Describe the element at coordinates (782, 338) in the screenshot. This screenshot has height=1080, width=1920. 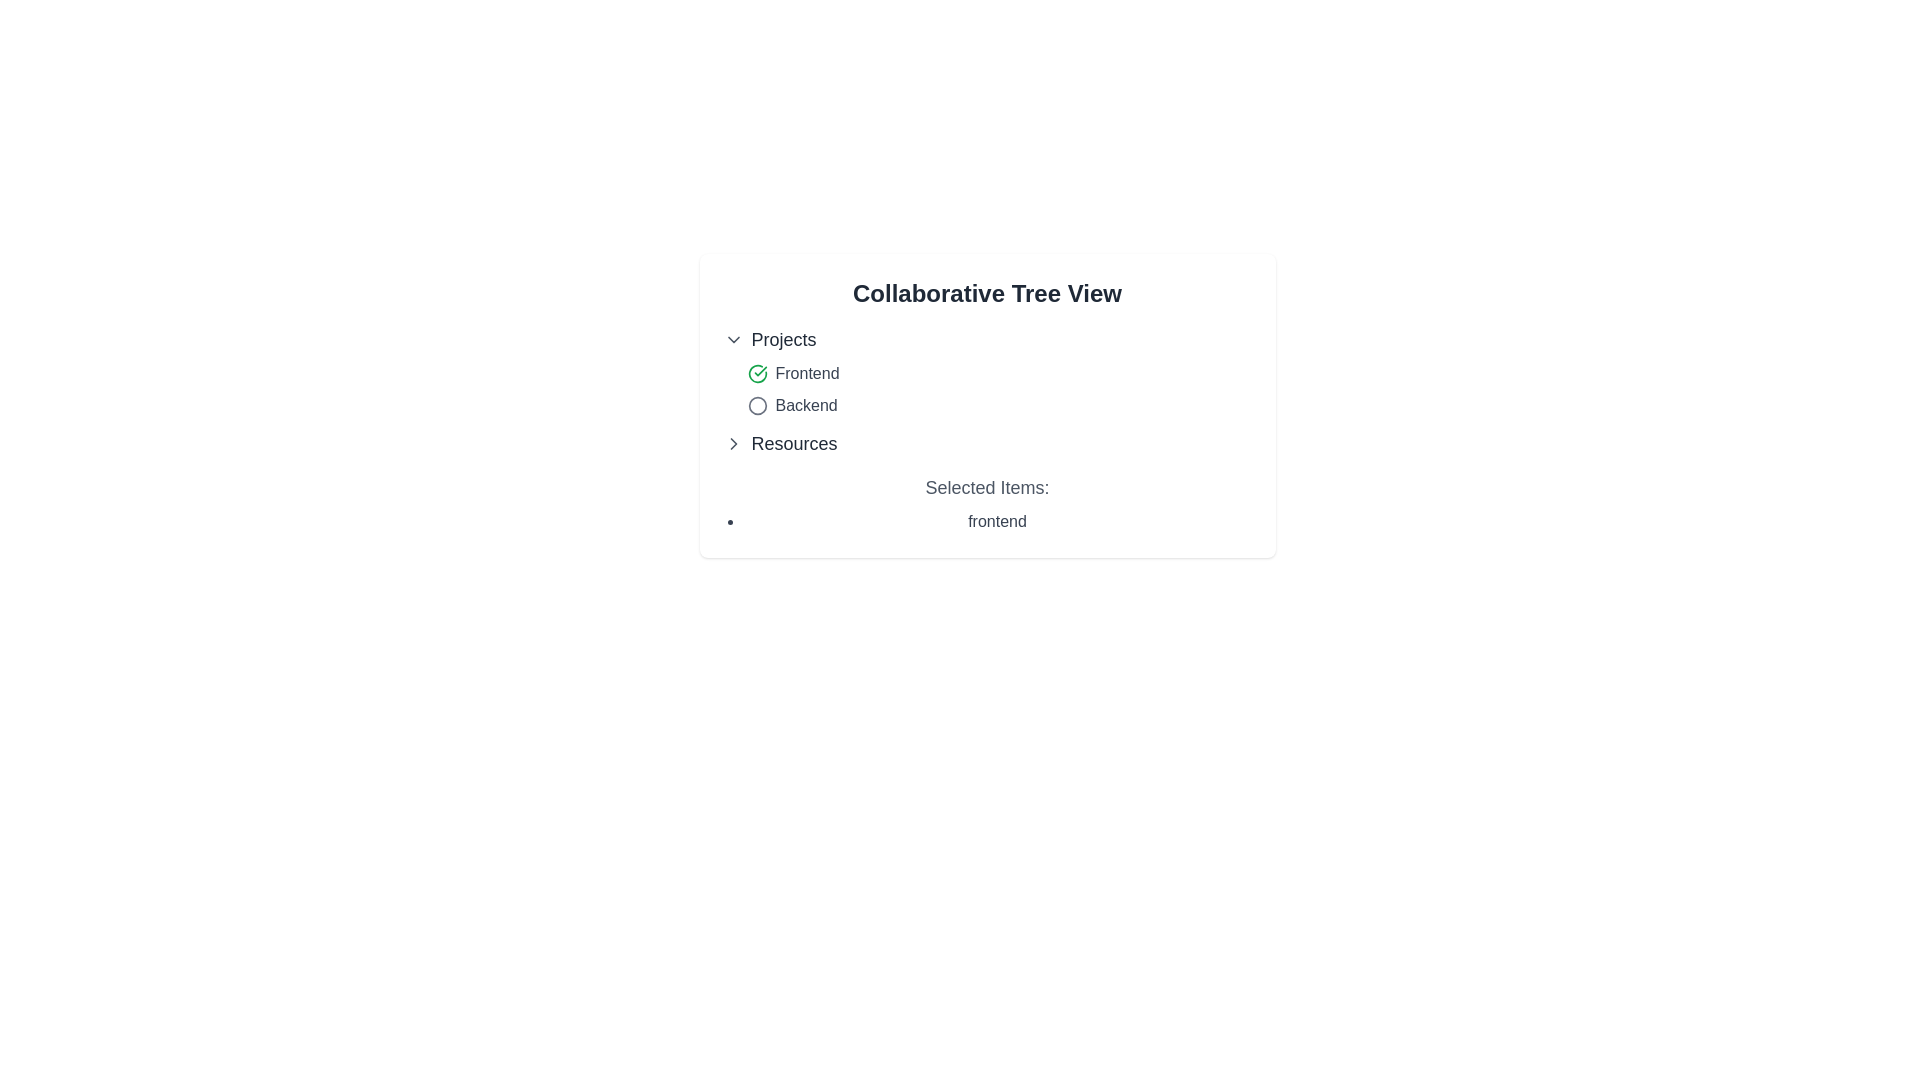
I see `the 'Projects' text label, which is styled in bold gray font and positioned next to a downward-pointing chevron icon within a collapsible menu` at that location.